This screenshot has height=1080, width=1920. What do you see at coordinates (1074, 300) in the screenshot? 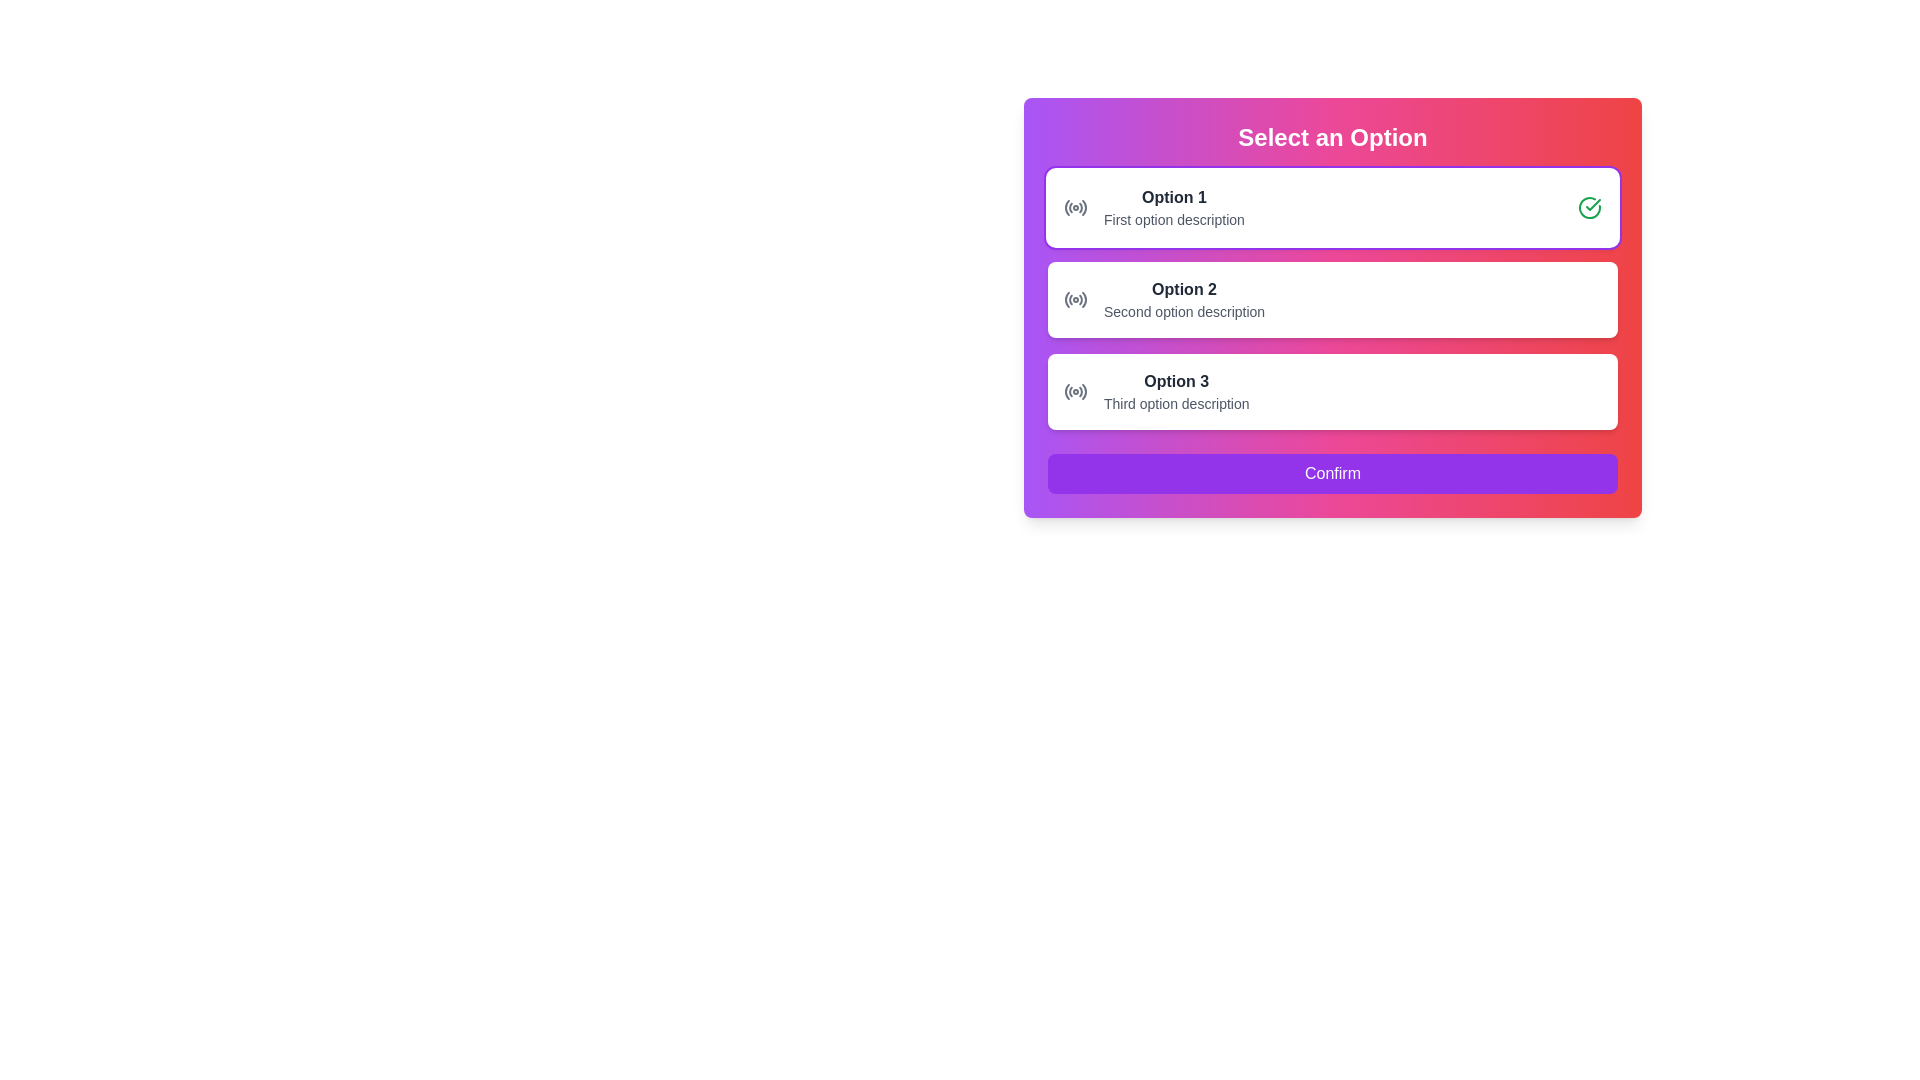
I see `the Decorative radio icon representing 'Option 2' in the selection card next to the text 'Option 2 Second option description'` at bounding box center [1074, 300].